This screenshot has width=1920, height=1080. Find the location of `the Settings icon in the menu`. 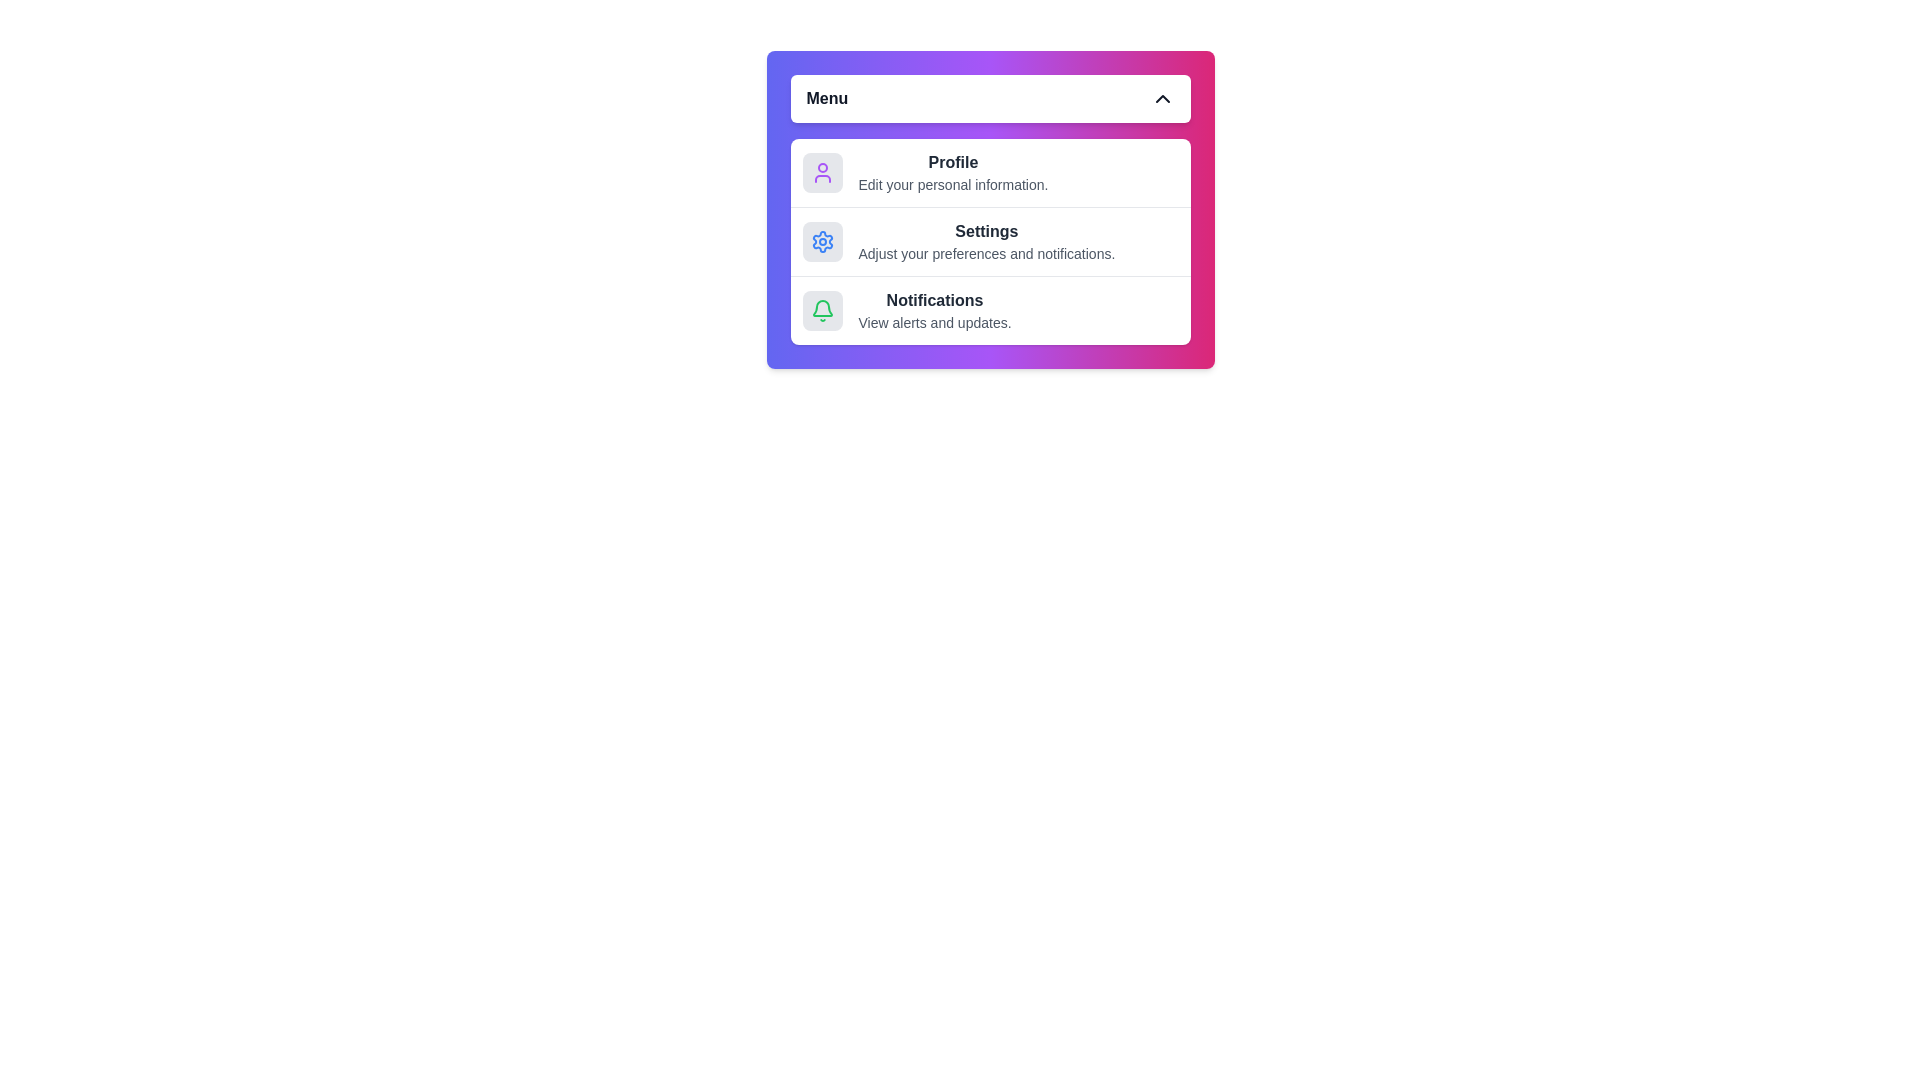

the Settings icon in the menu is located at coordinates (822, 241).